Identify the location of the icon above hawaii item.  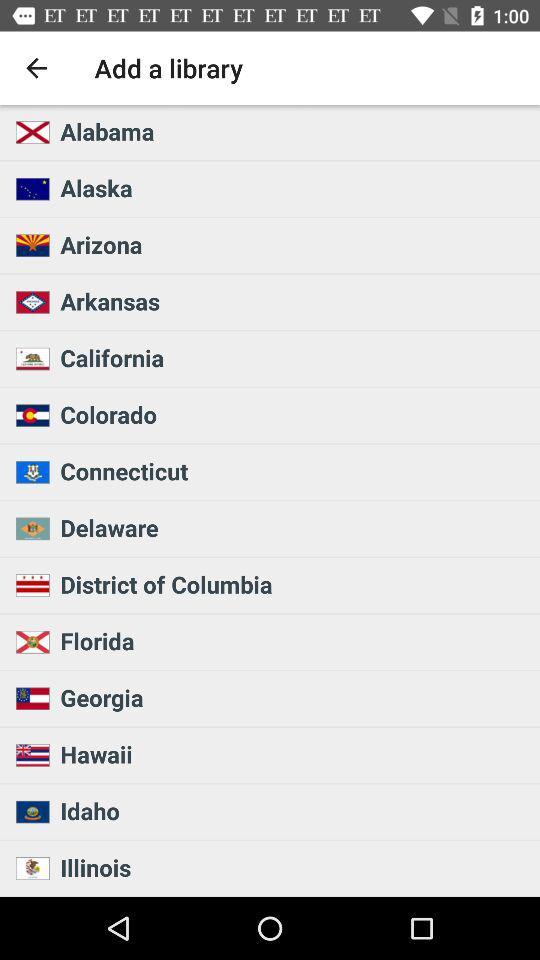
(293, 697).